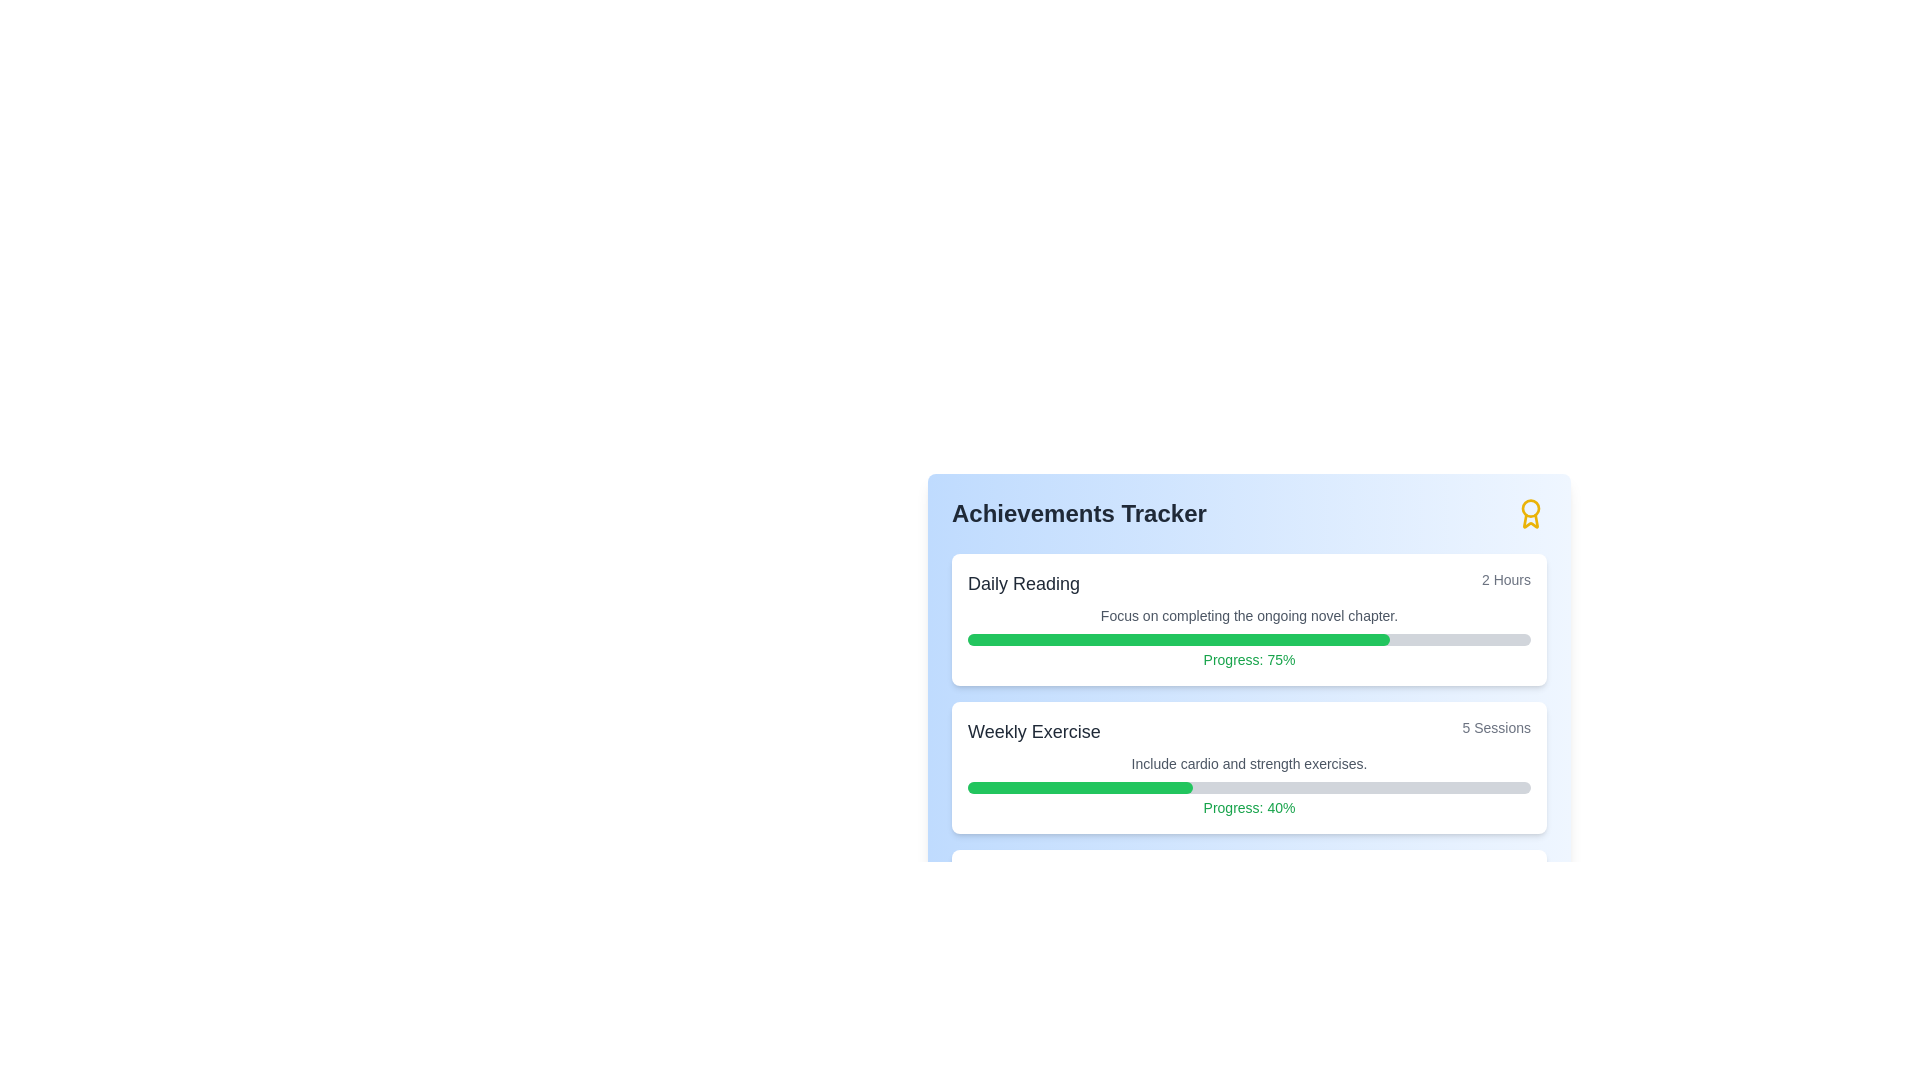  I want to click on the descriptive text element located below the title 'Weekly Exercise' and above the progress bar labeled 'Progress: 40%' in the second card of the activity list, so click(1248, 763).